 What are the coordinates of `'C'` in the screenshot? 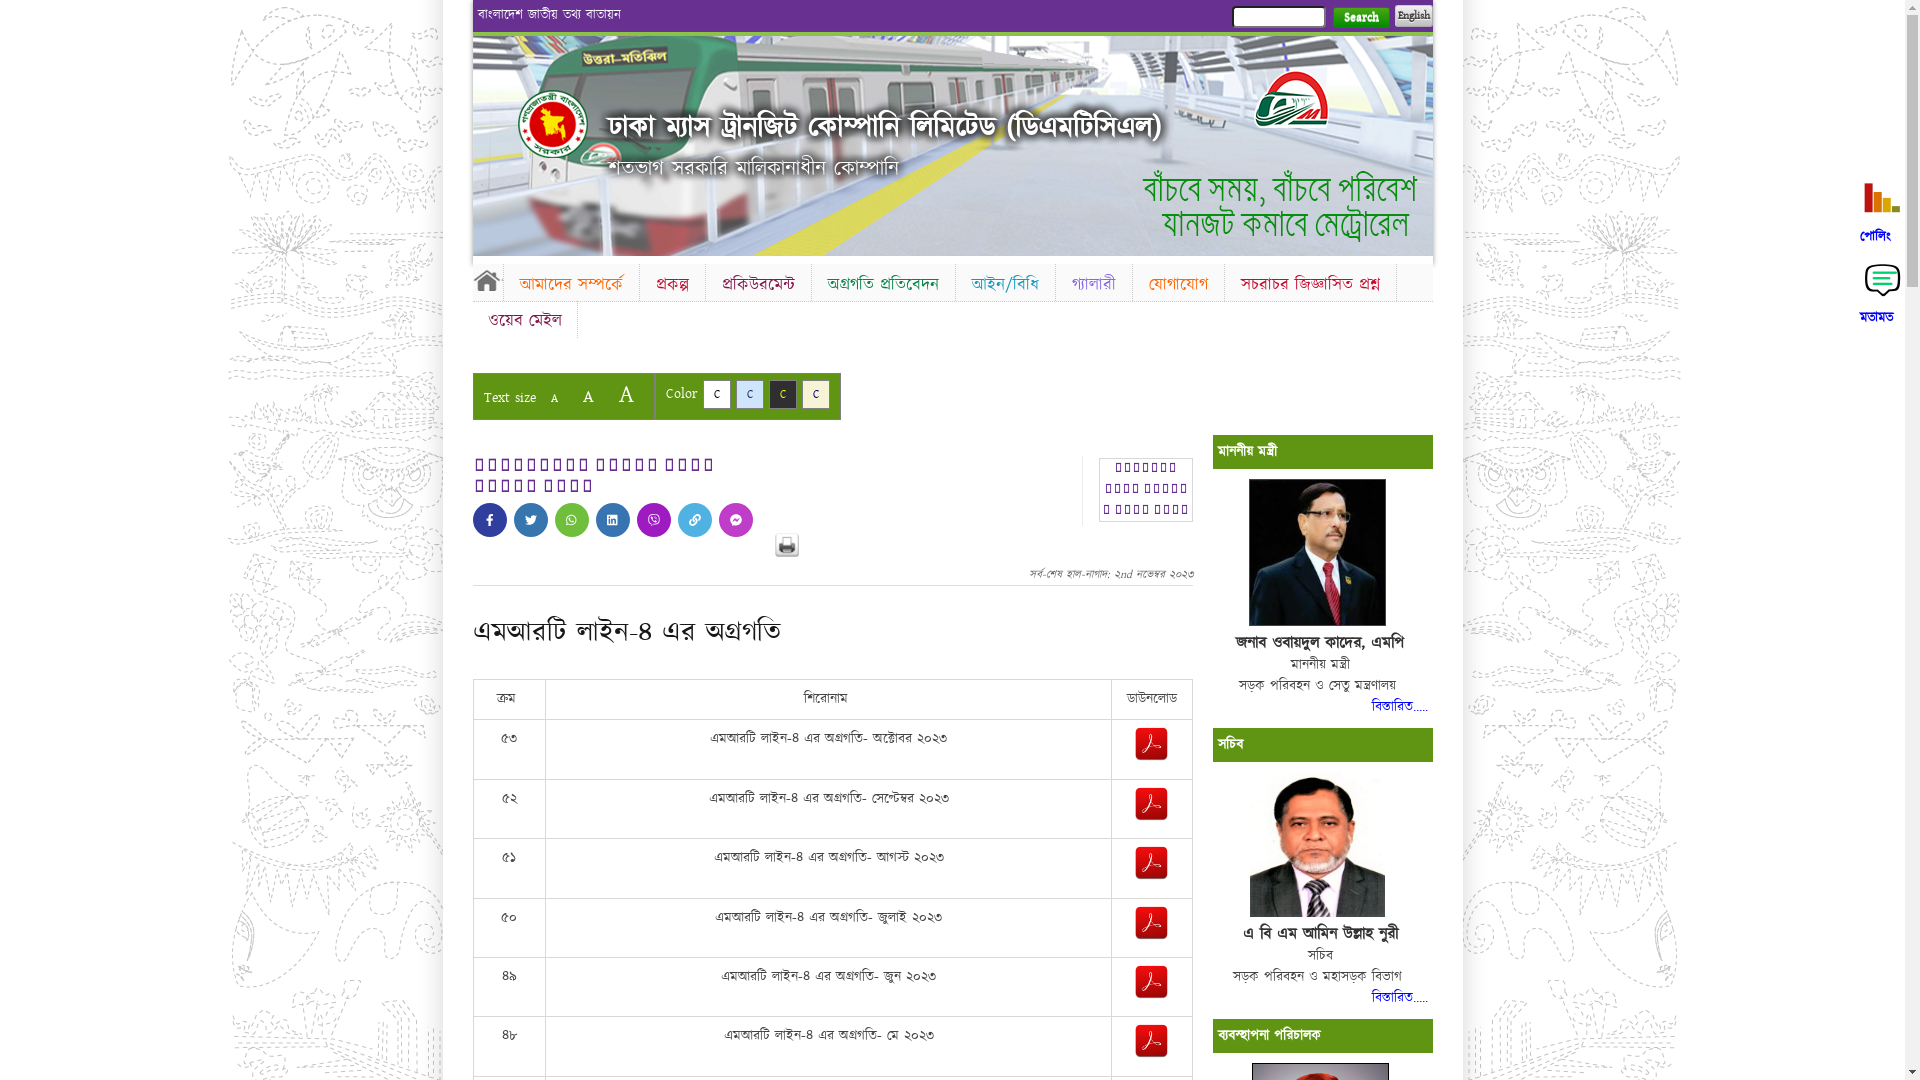 It's located at (816, 394).